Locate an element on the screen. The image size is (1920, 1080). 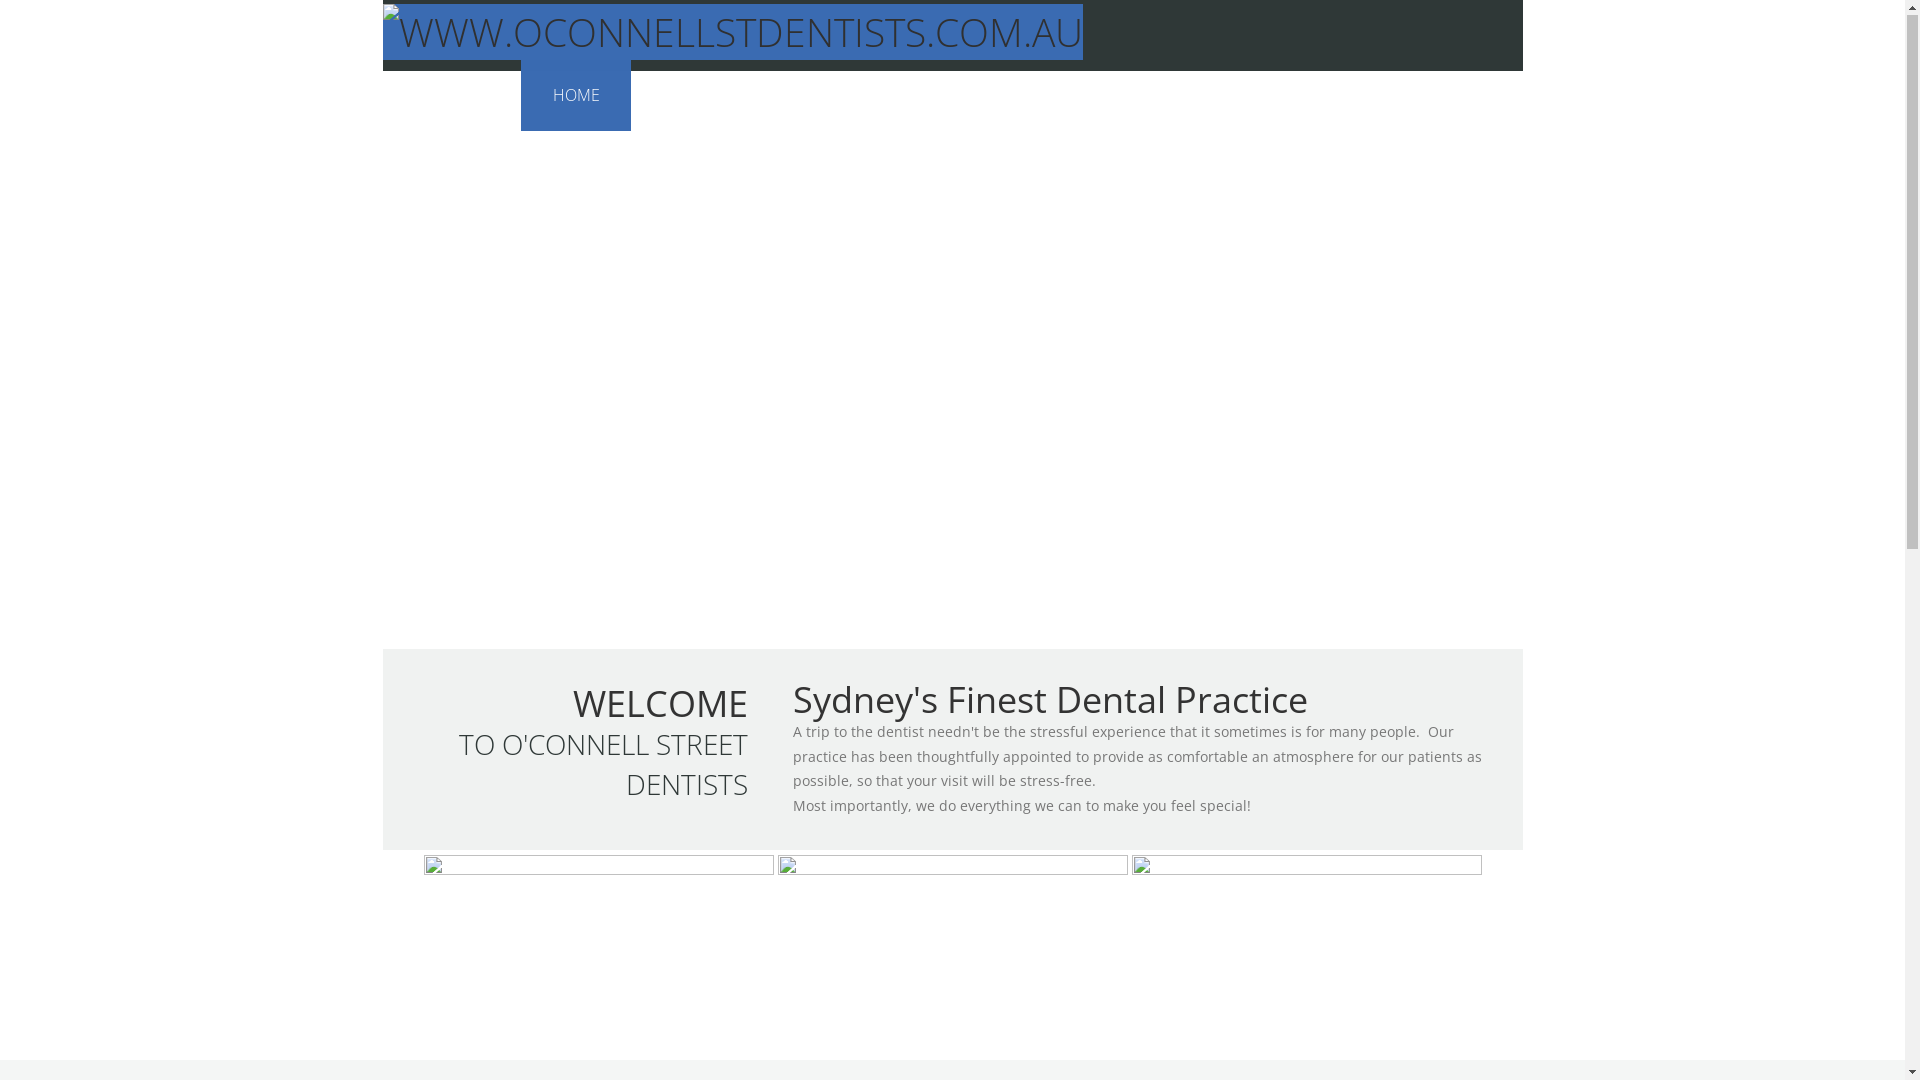
'www.oconnellstdentists.com.au' is located at coordinates (731, 33).